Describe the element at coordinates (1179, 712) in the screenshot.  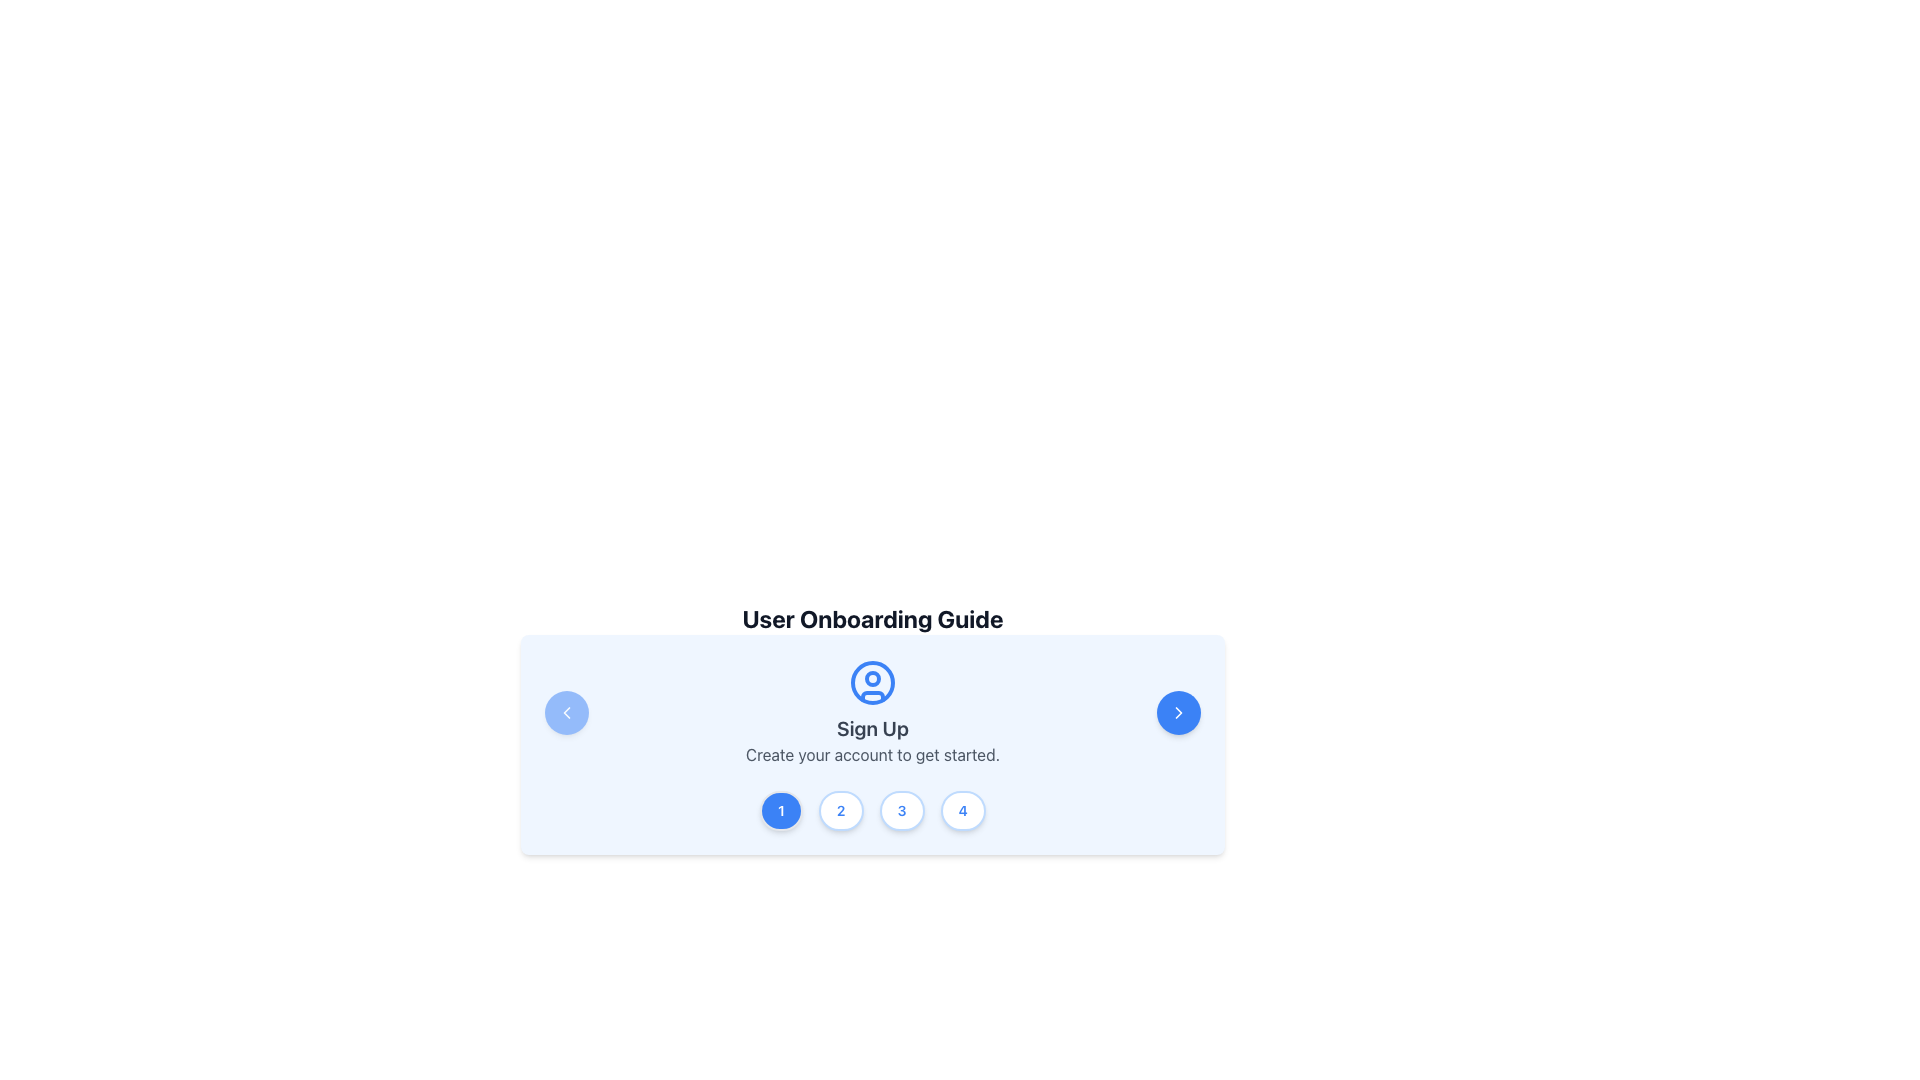
I see `the right-chevron icon with a thin outline positioned within a circular blue background for additional information` at that location.